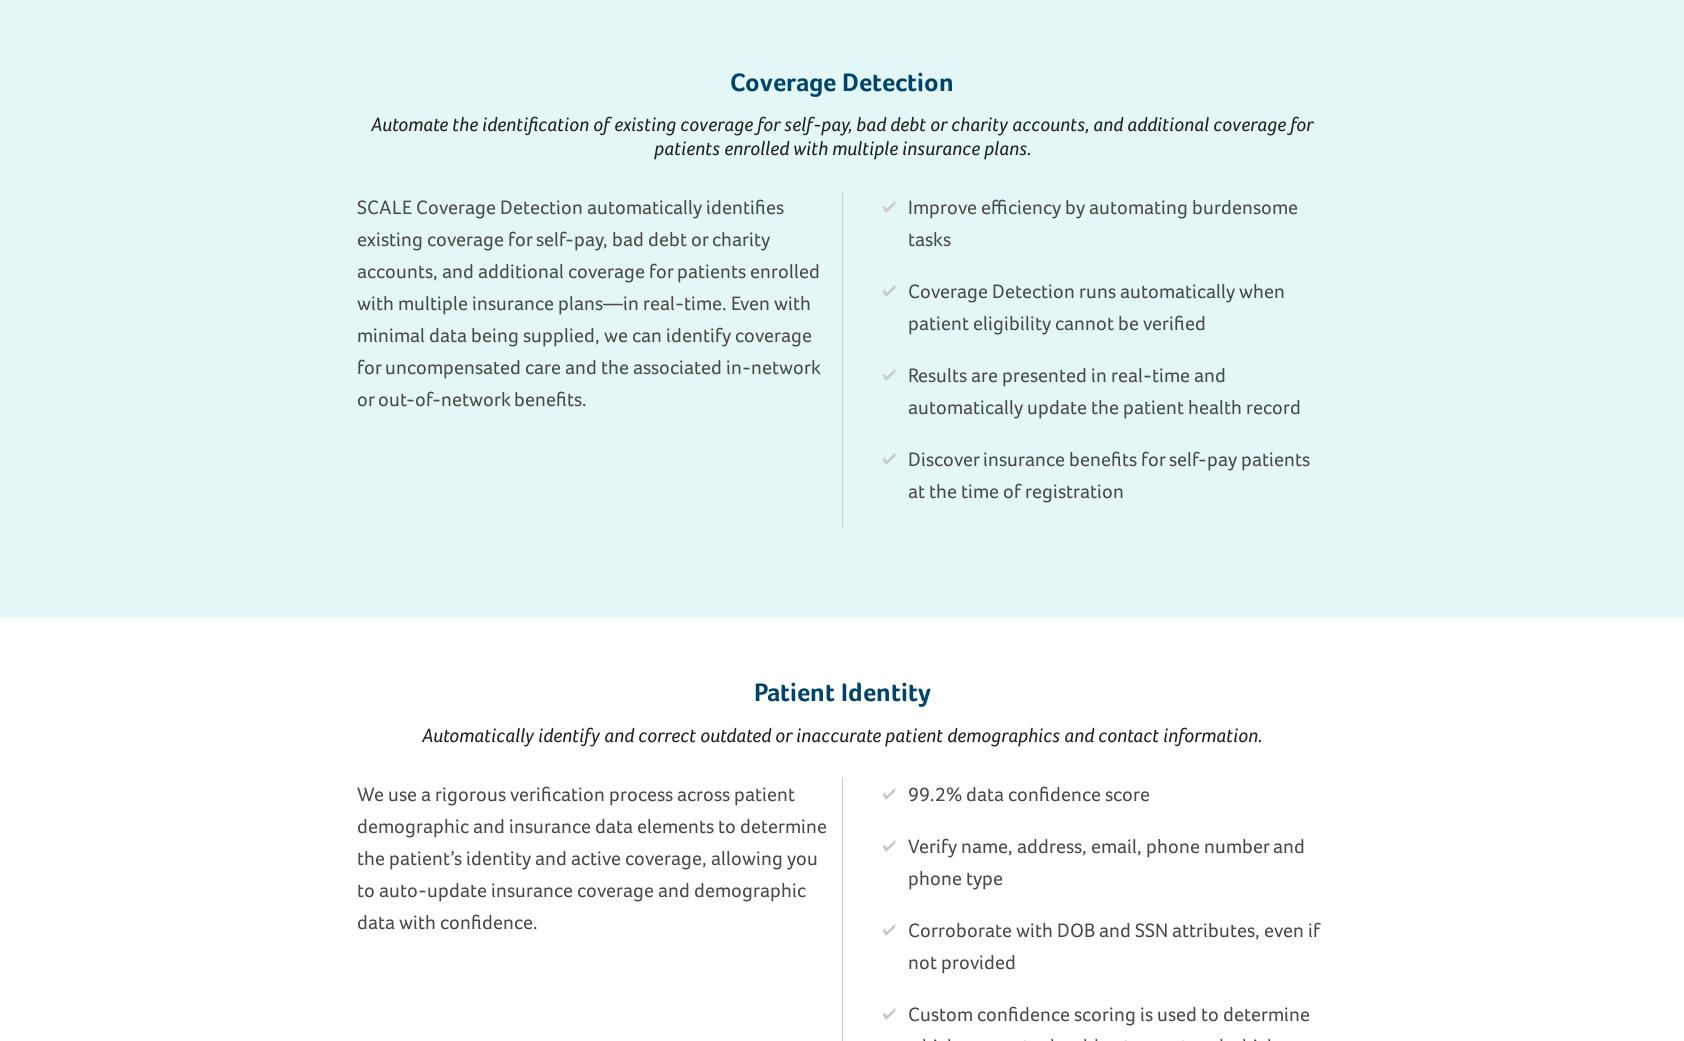 This screenshot has width=1684, height=1041. What do you see at coordinates (1104, 390) in the screenshot?
I see `'Results are presented in real-time and automatically update the patient health record'` at bounding box center [1104, 390].